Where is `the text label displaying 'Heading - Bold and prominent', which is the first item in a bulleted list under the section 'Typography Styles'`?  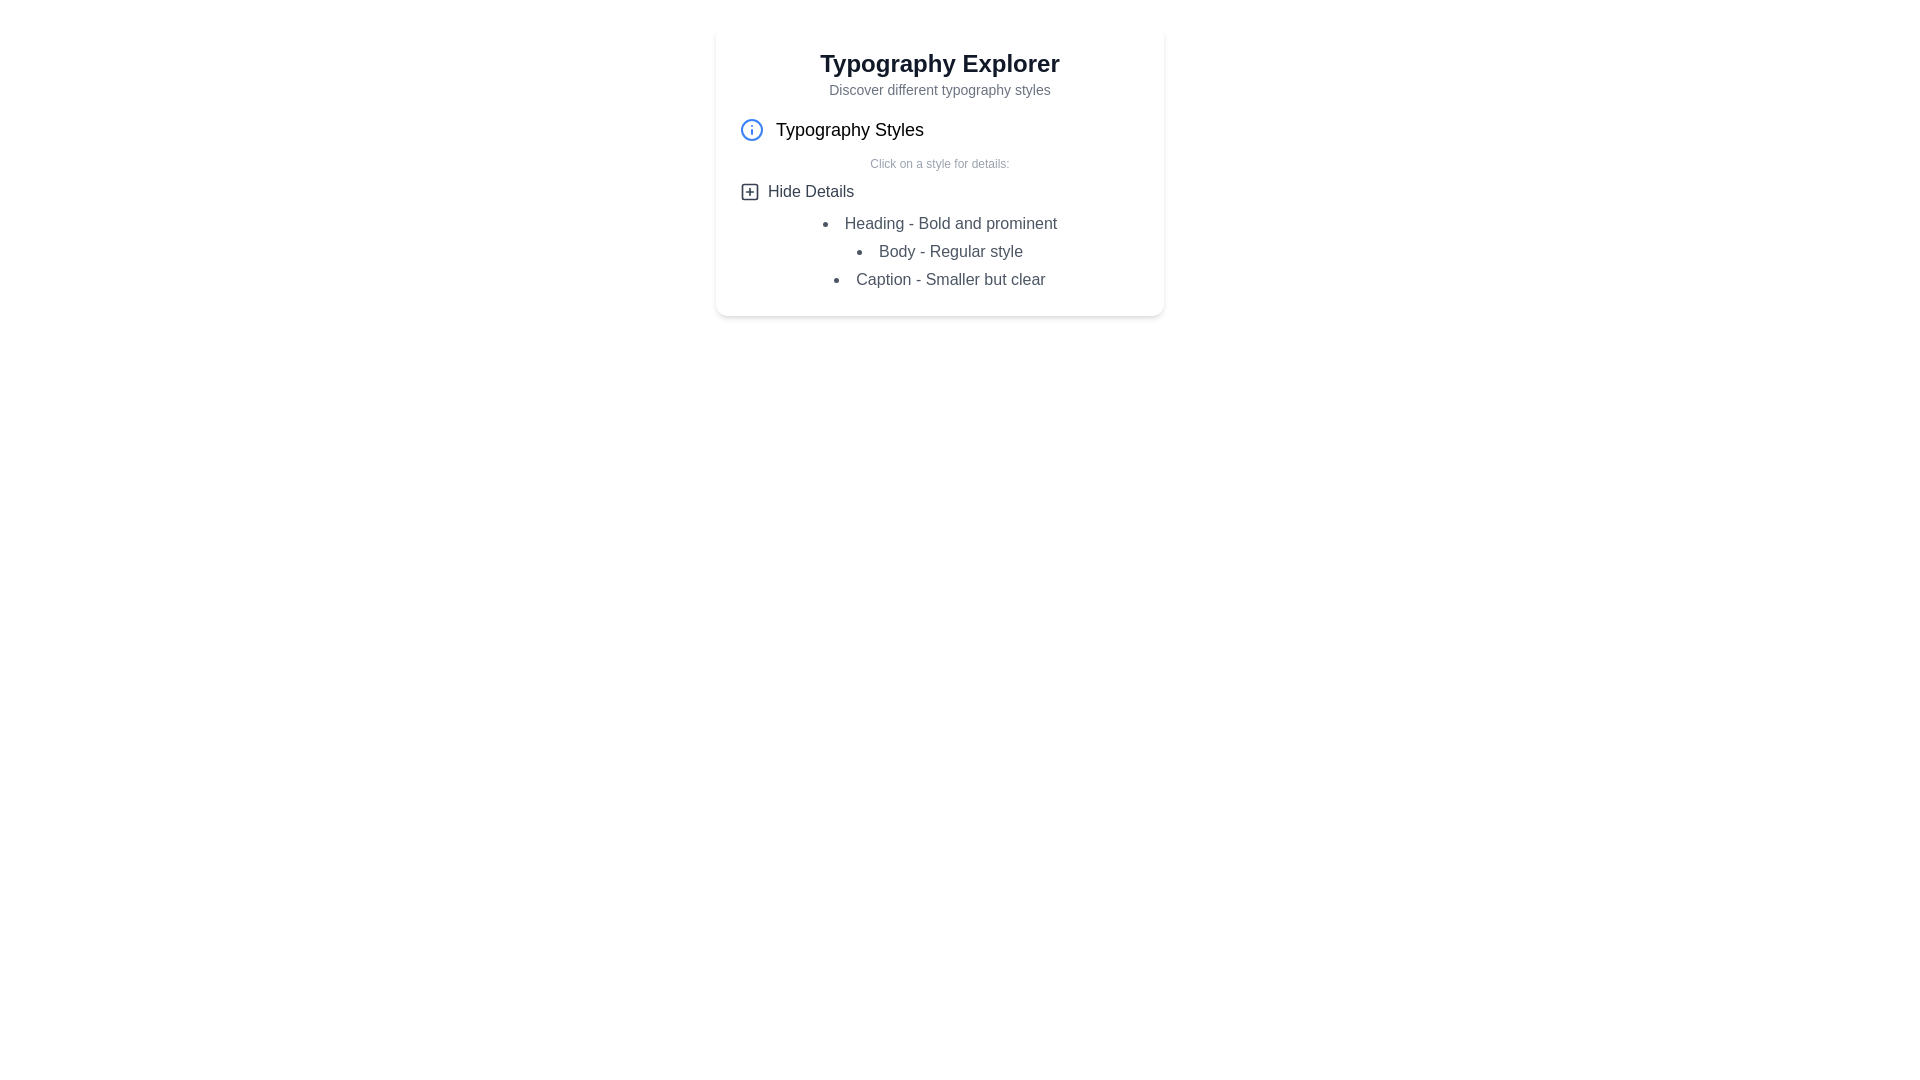
the text label displaying 'Heading - Bold and prominent', which is the first item in a bulleted list under the section 'Typography Styles' is located at coordinates (939, 223).